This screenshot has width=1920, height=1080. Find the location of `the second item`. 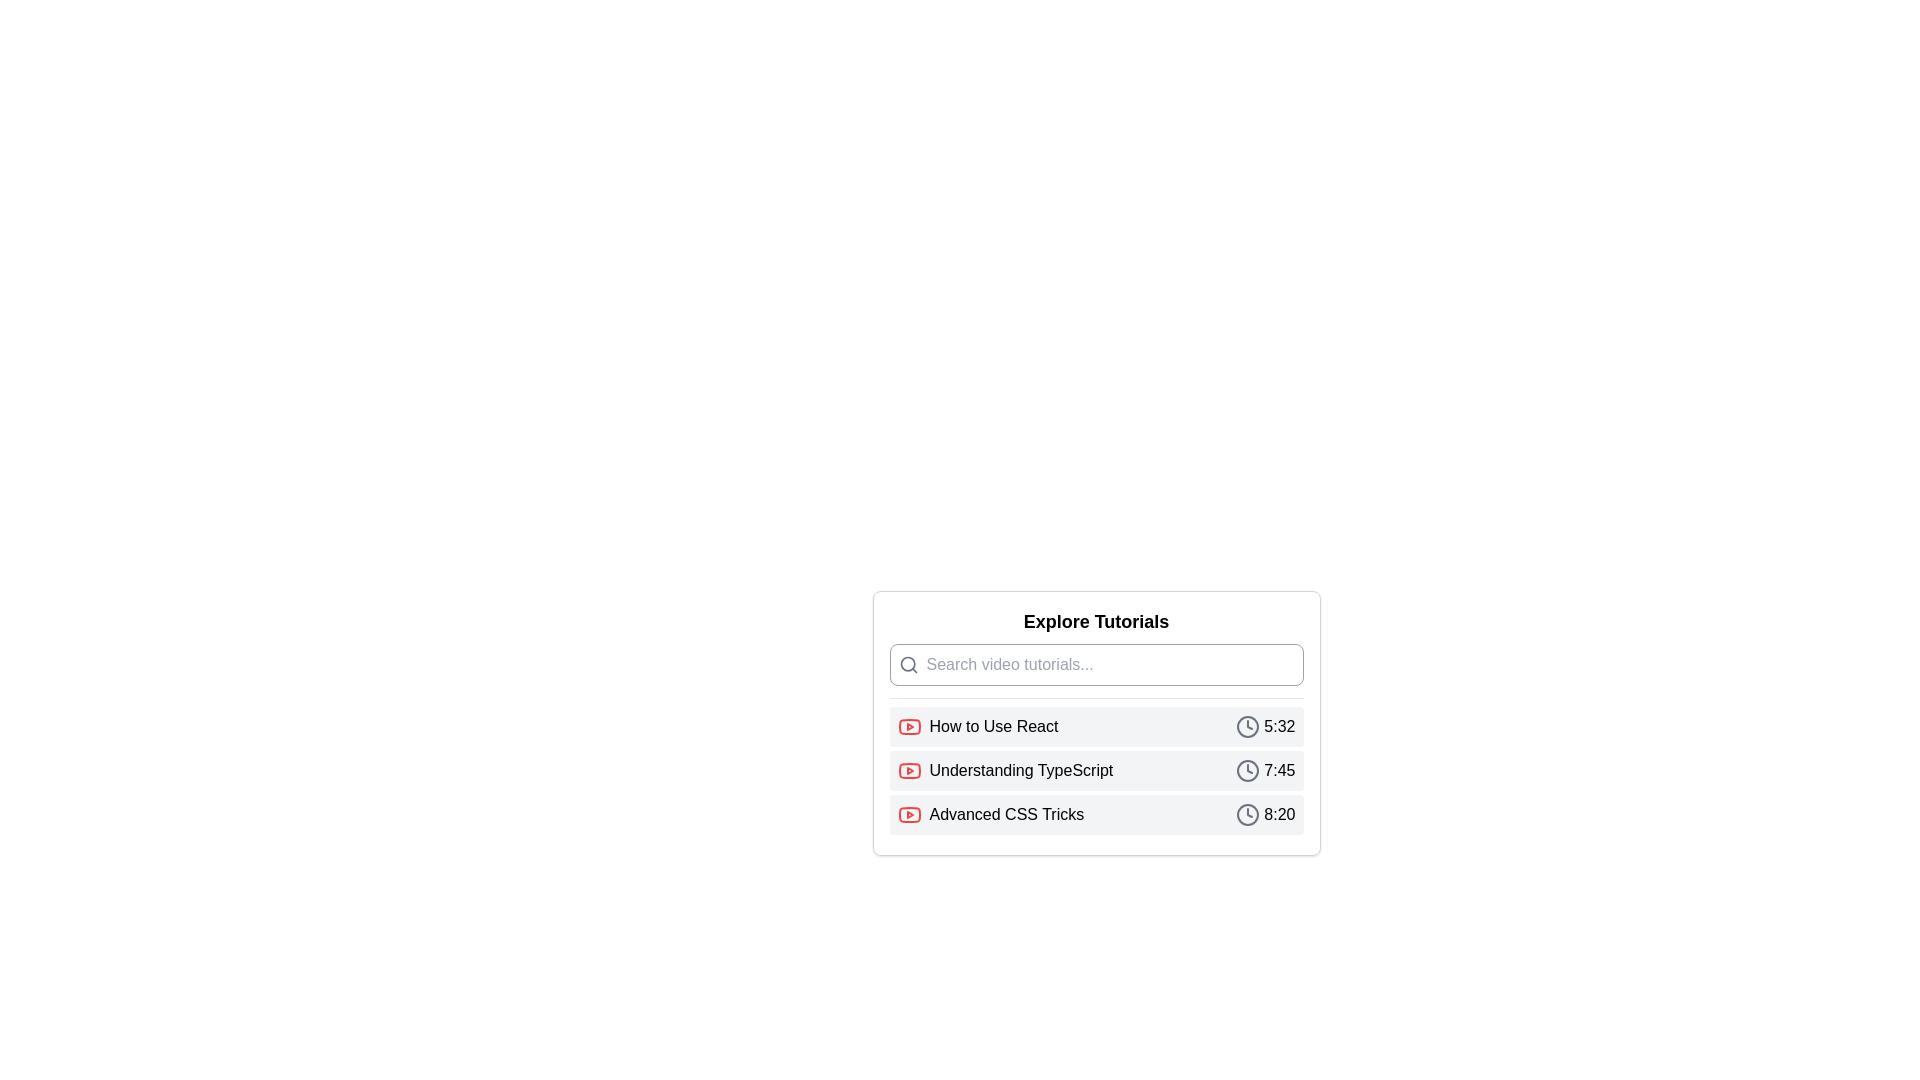

the second item is located at coordinates (1095, 770).